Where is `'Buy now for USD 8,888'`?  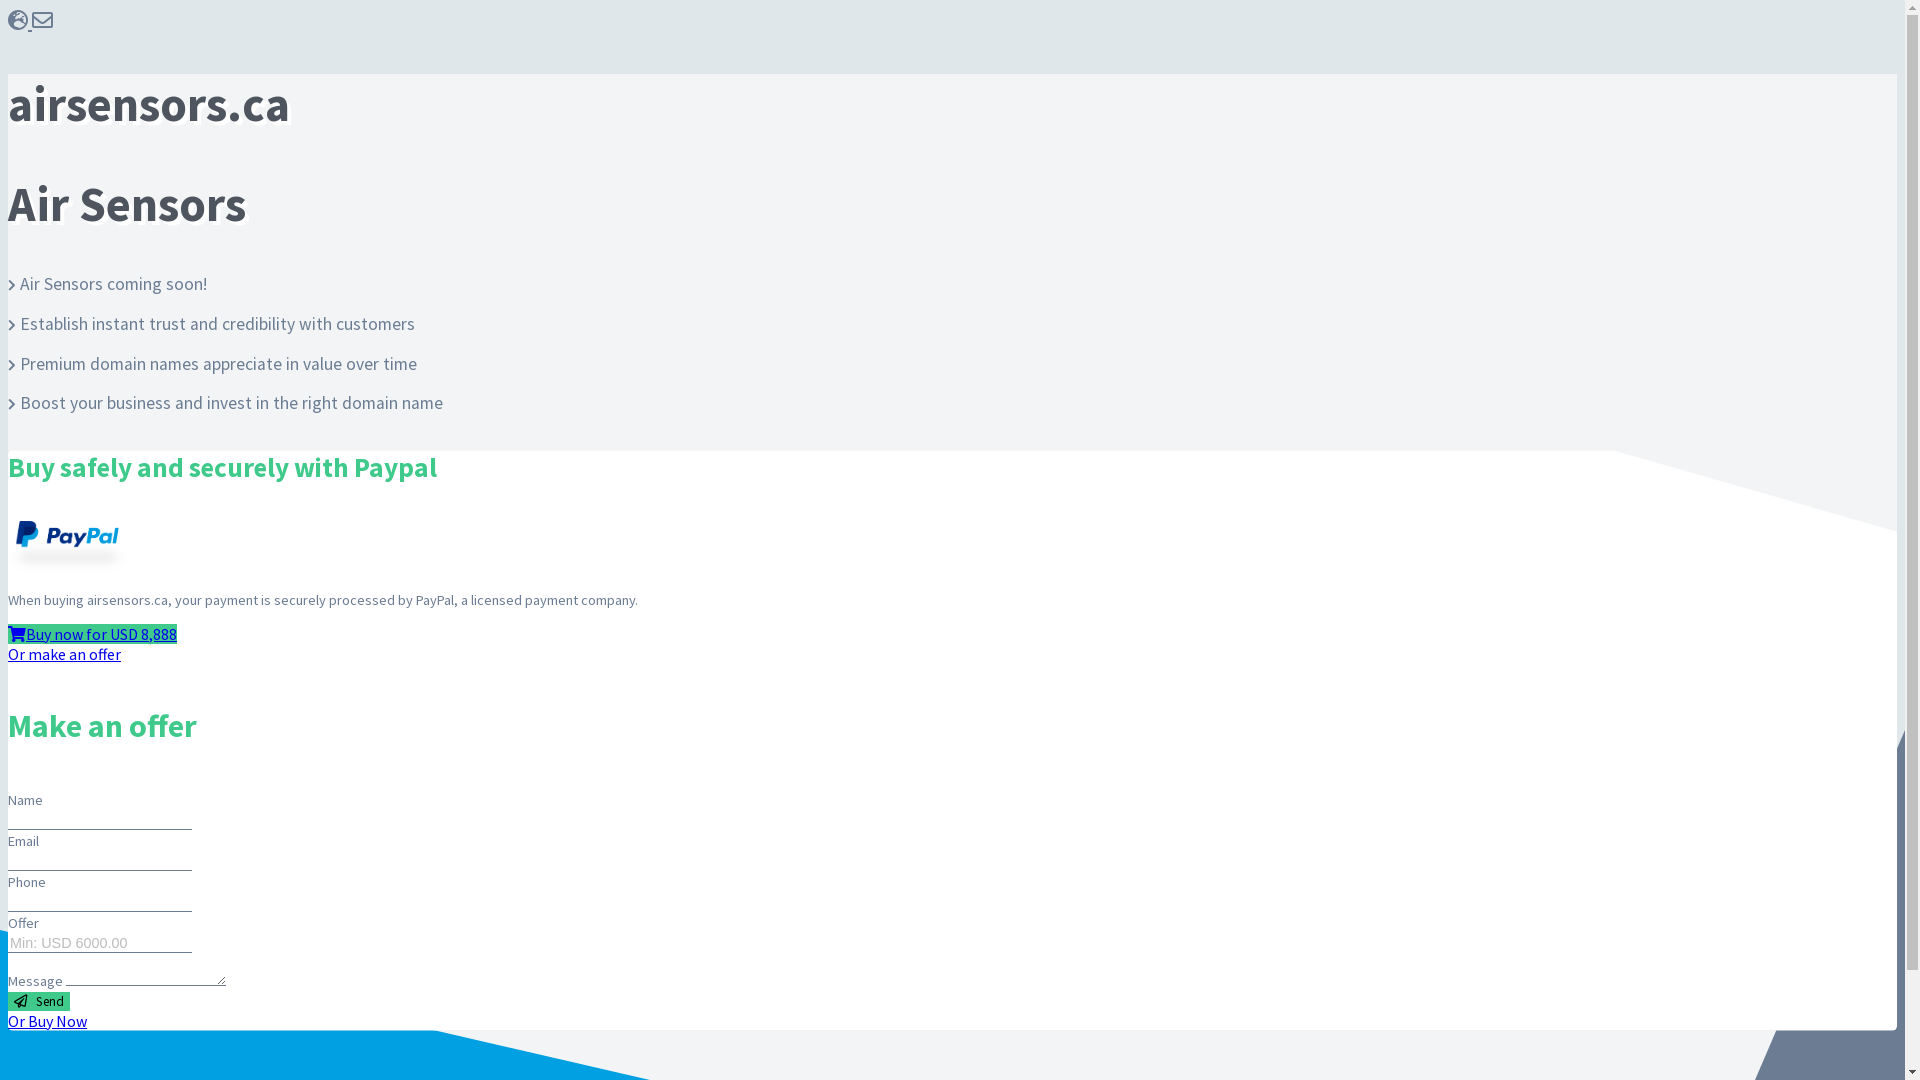
'Buy now for USD 8,888' is located at coordinates (8, 633).